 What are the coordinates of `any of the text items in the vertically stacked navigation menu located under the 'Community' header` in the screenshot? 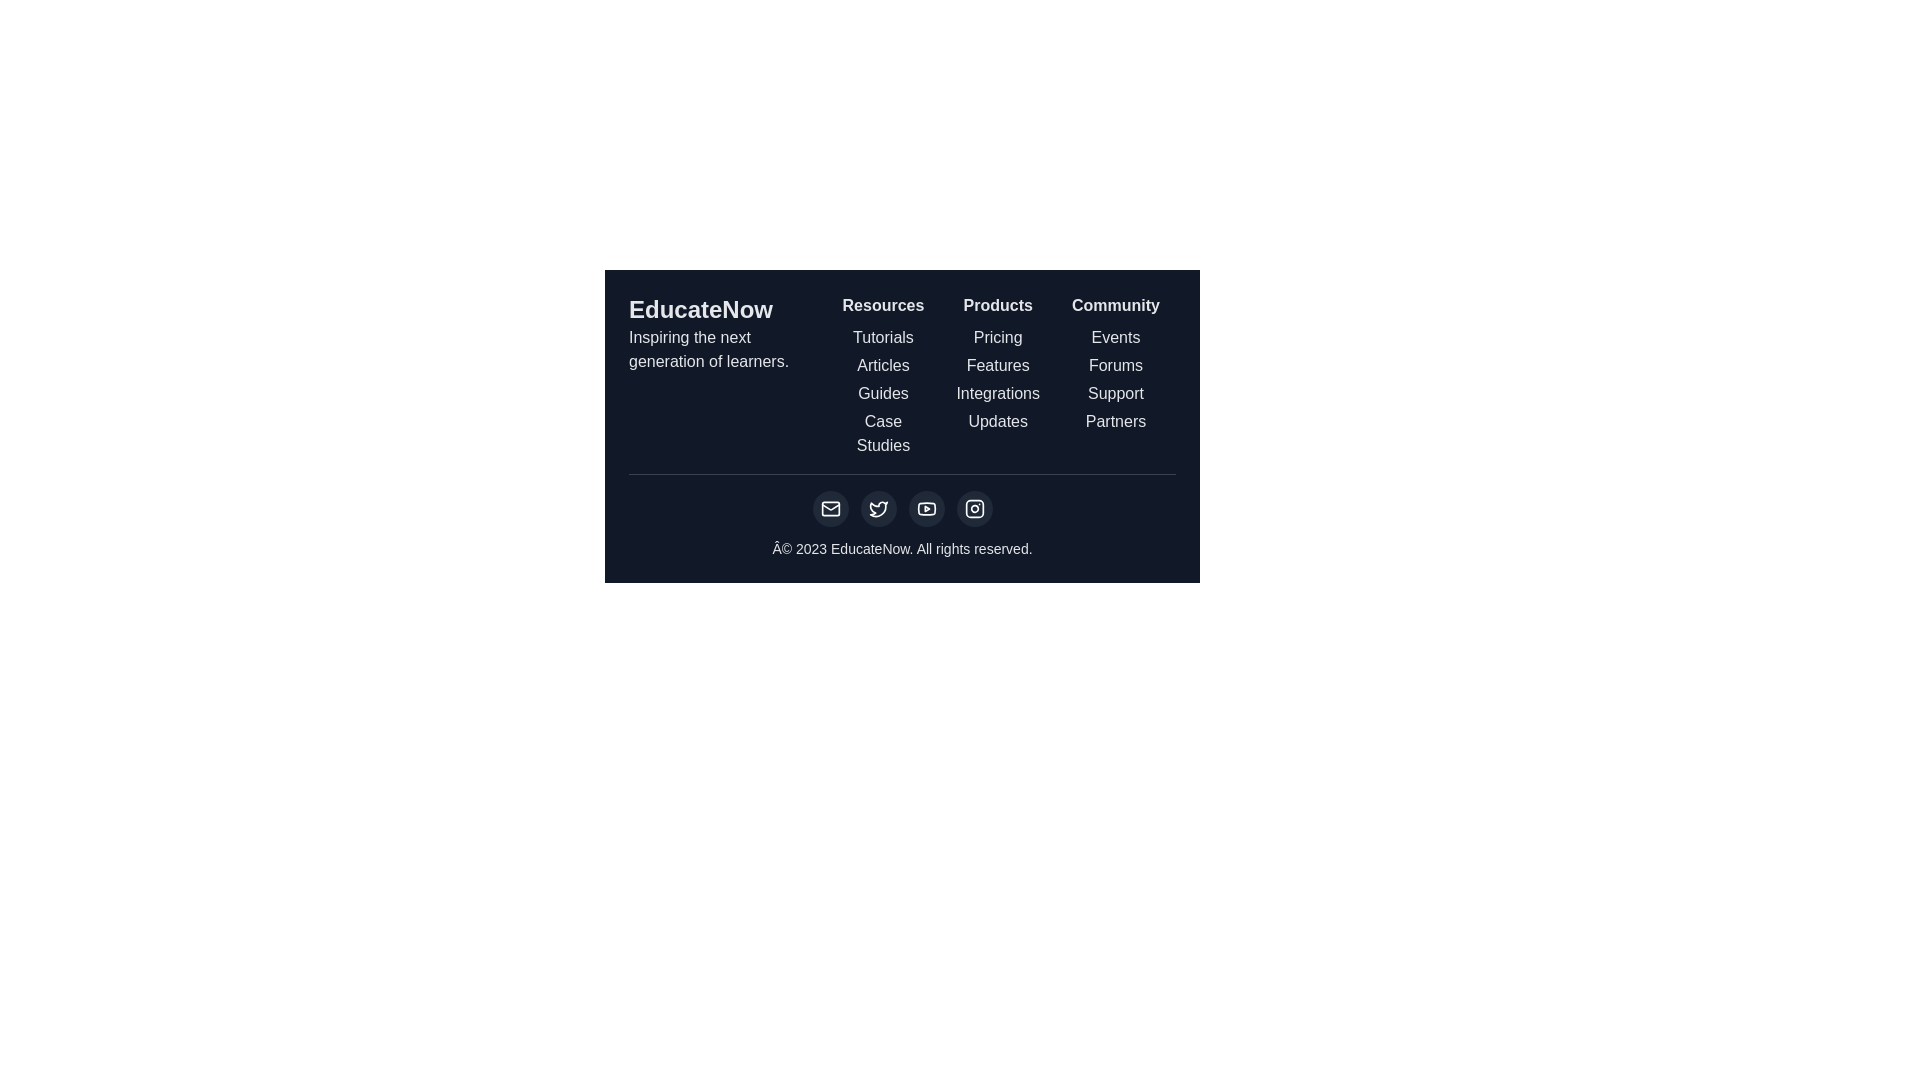 It's located at (1115, 380).